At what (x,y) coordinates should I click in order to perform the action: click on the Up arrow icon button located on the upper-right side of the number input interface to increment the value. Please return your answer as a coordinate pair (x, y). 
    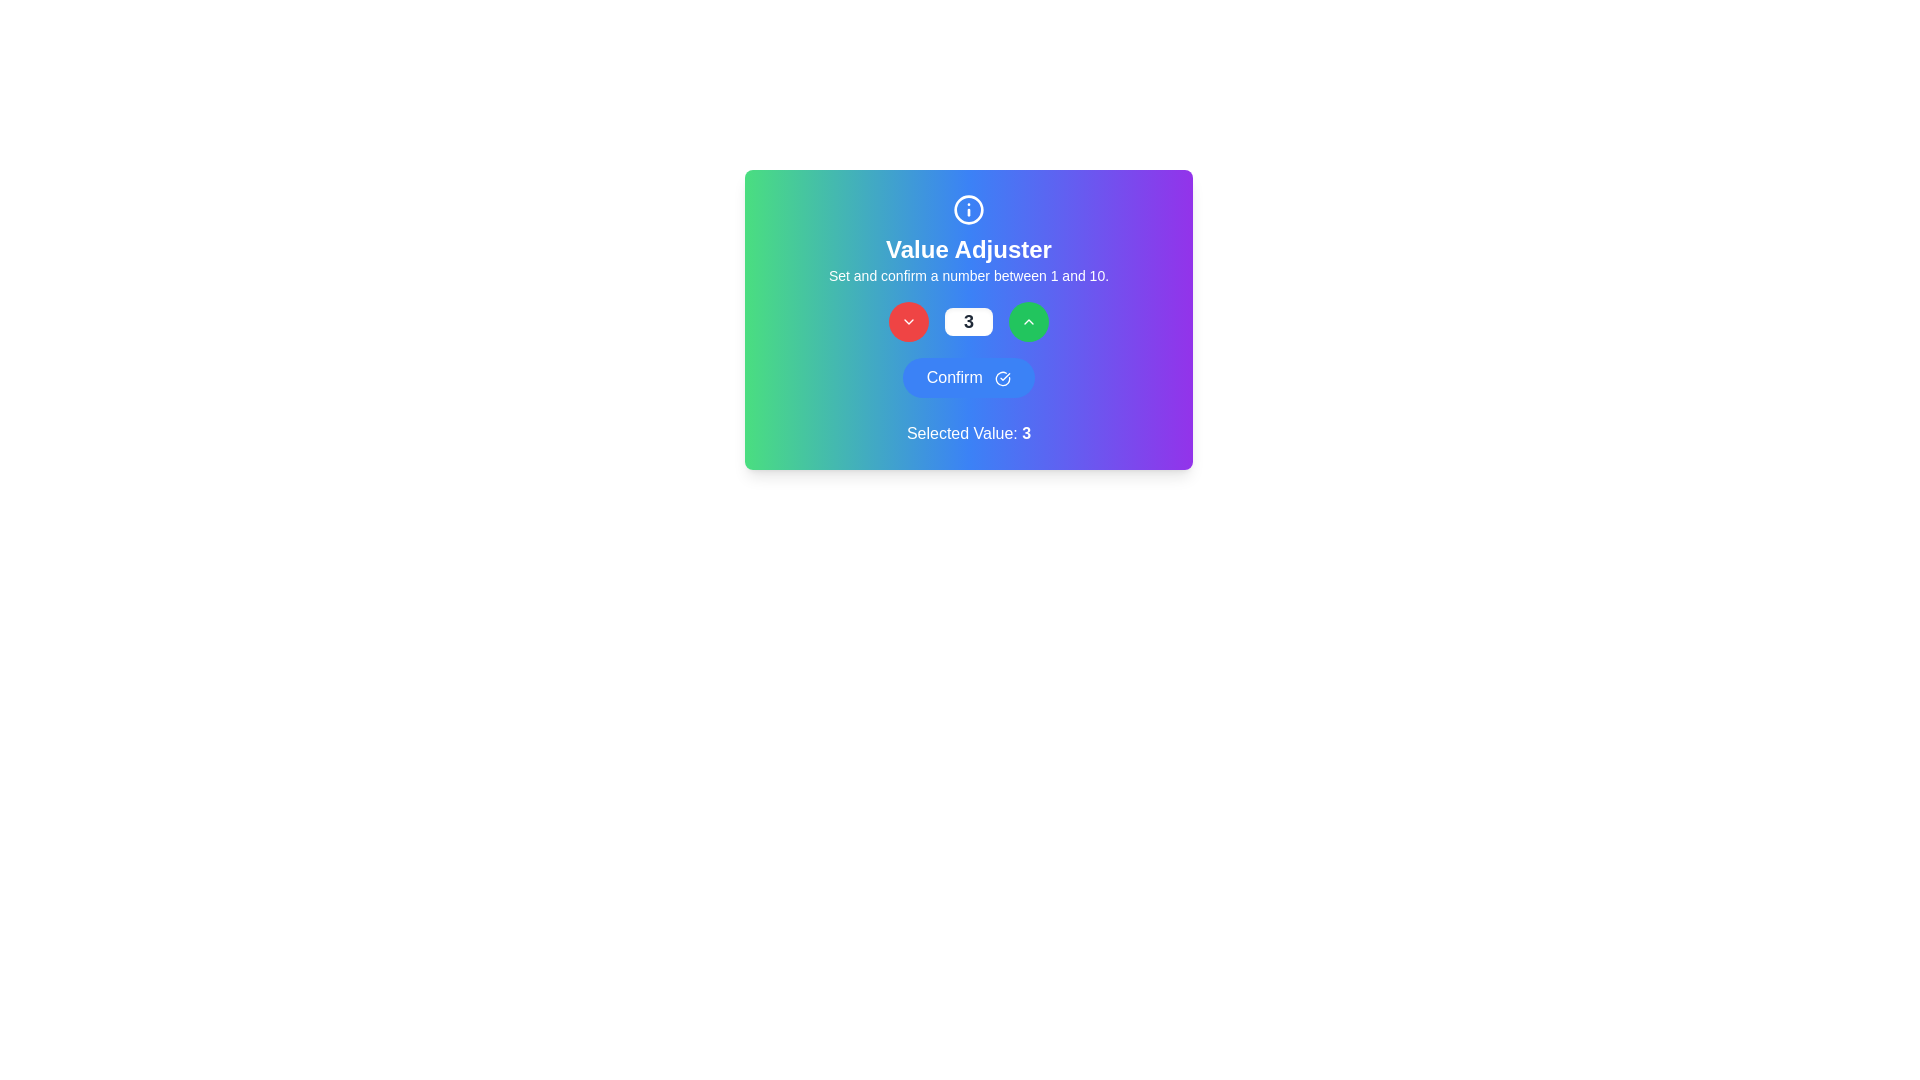
    Looking at the image, I should click on (1028, 320).